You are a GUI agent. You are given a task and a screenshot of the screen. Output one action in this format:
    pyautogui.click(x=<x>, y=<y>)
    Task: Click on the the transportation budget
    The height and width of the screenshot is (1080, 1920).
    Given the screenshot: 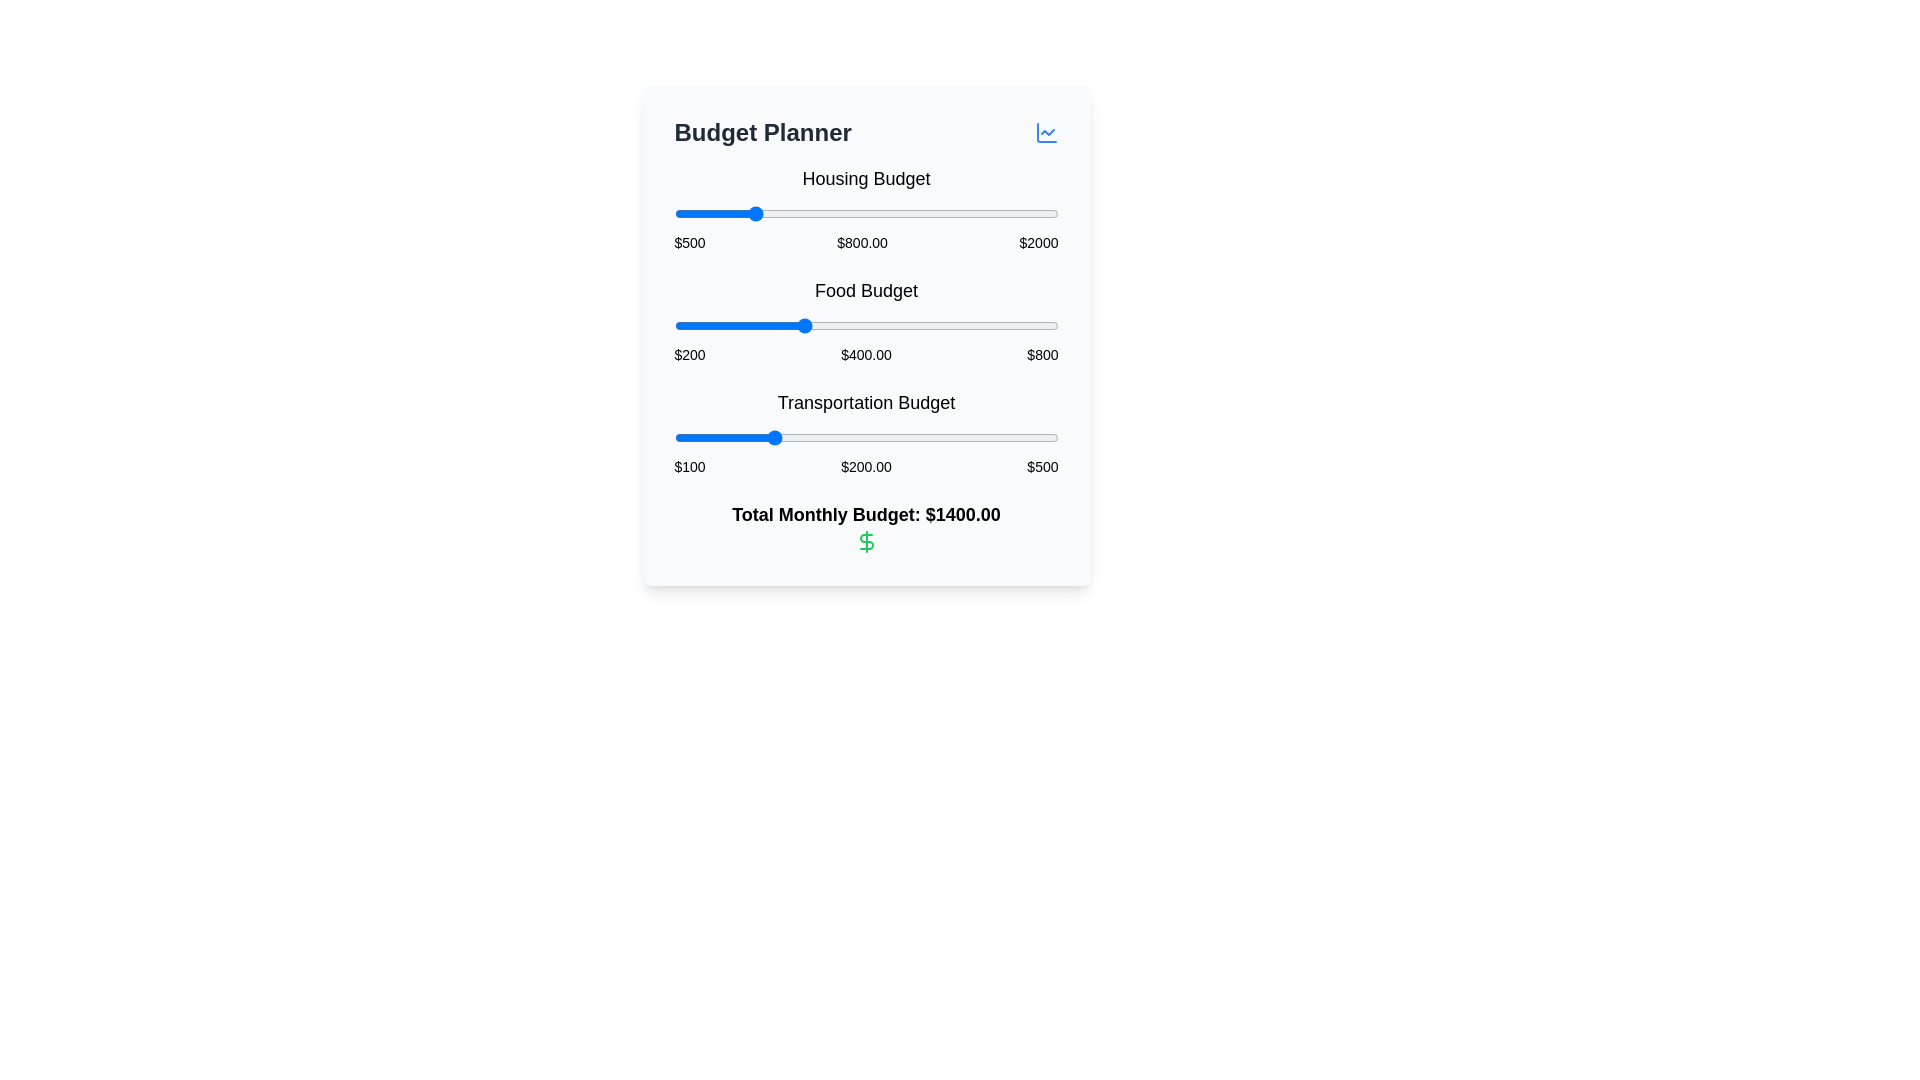 What is the action you would take?
    pyautogui.click(x=850, y=437)
    